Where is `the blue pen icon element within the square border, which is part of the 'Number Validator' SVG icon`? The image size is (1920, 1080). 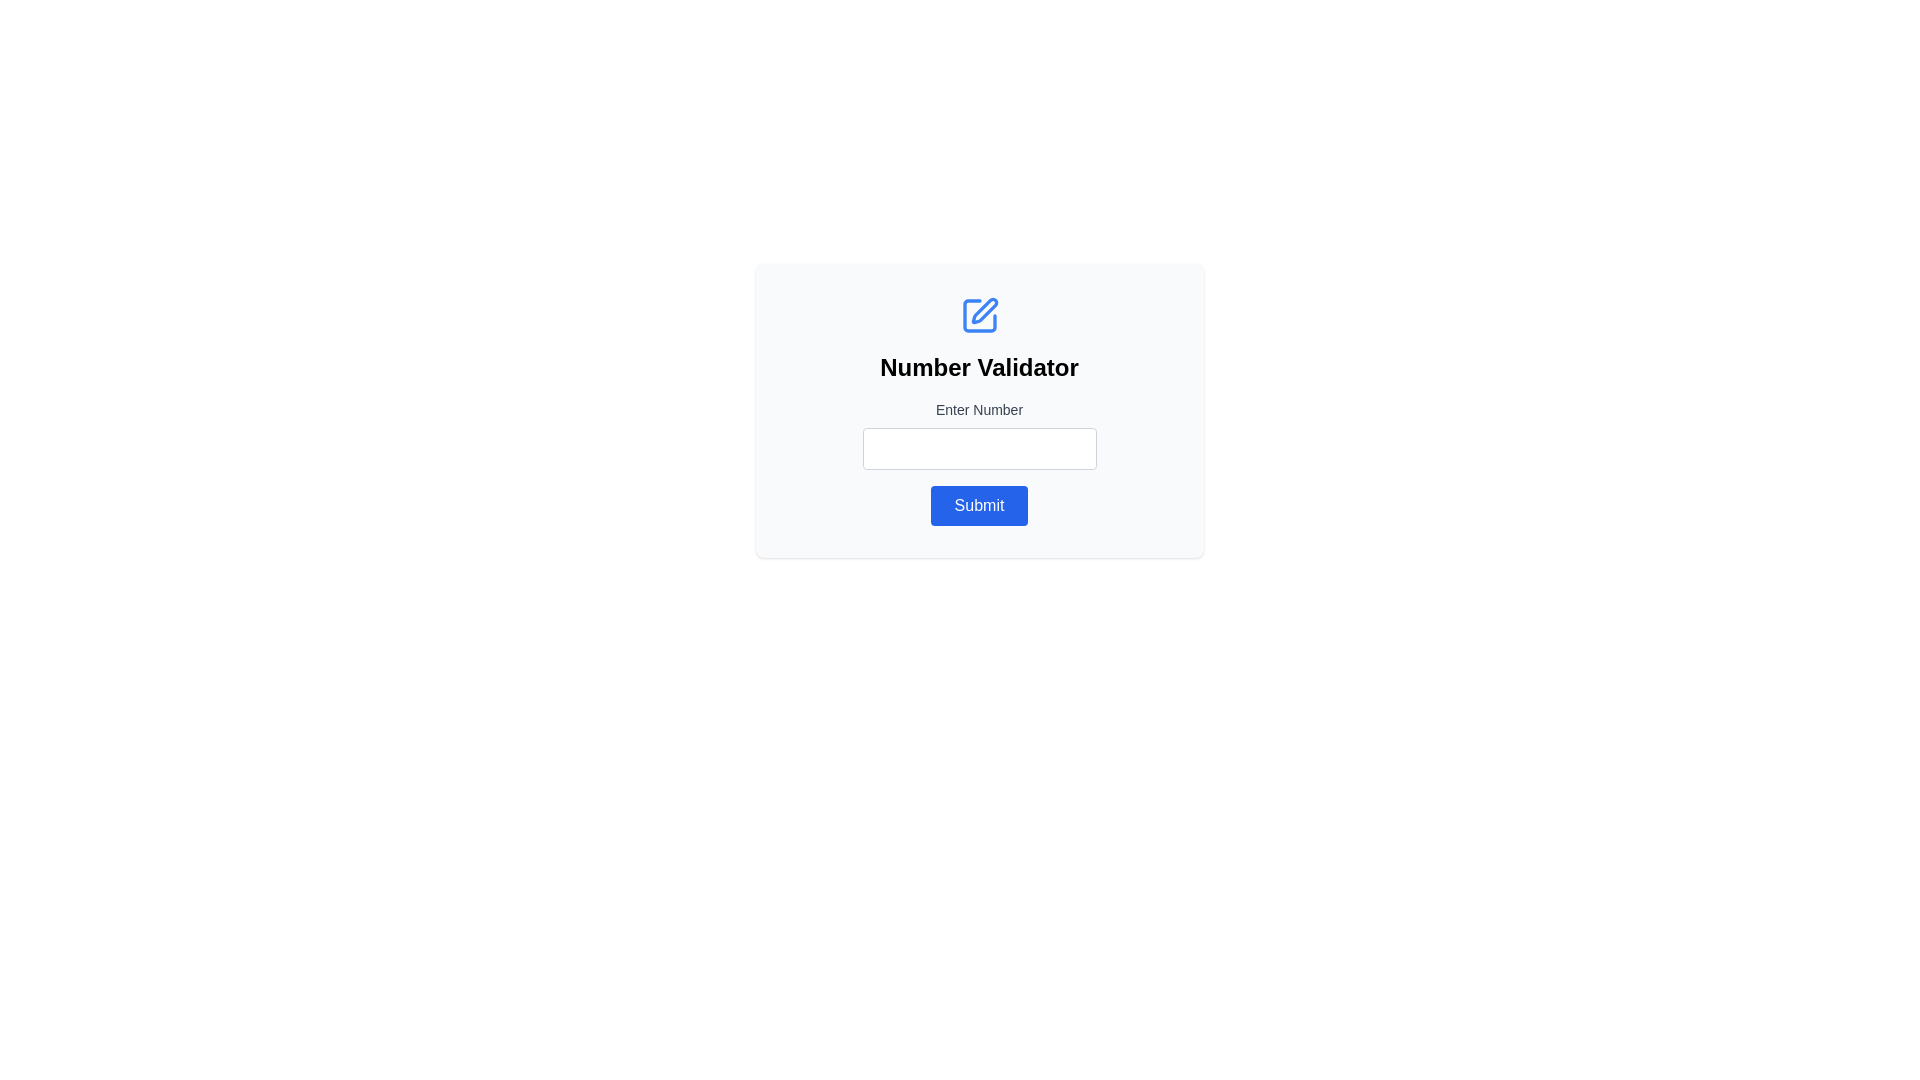
the blue pen icon element within the square border, which is part of the 'Number Validator' SVG icon is located at coordinates (984, 311).